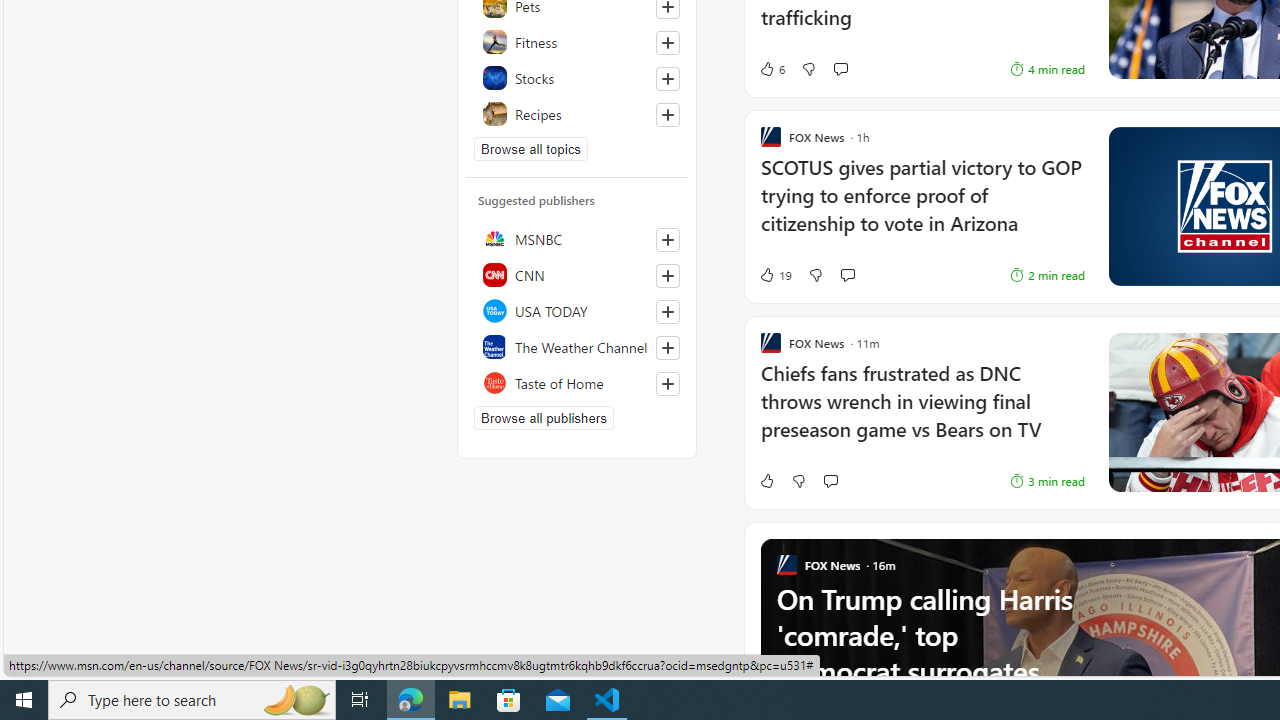  I want to click on 'Follow this source', so click(668, 384).